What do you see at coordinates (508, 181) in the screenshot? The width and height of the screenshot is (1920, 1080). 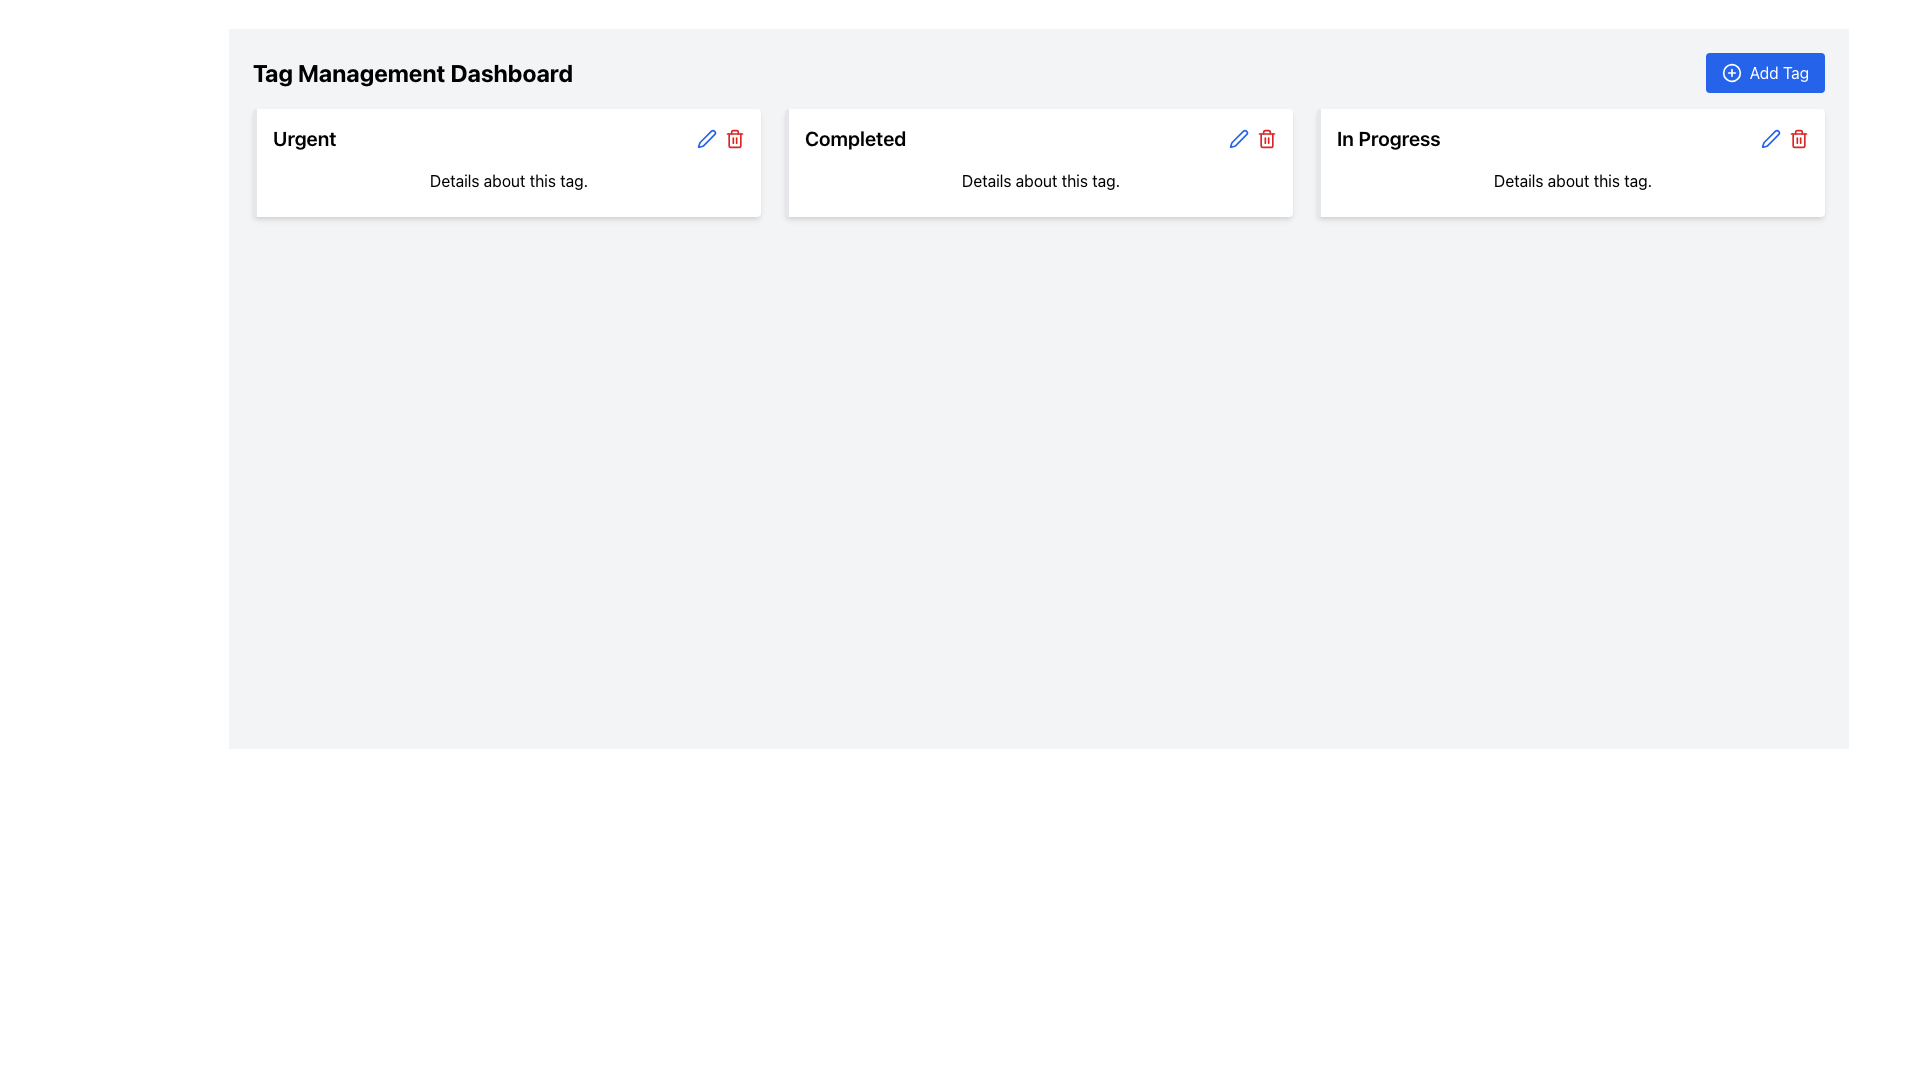 I see `the static text label located in the 'Urgent' section below the title text, providing additional information` at bounding box center [508, 181].